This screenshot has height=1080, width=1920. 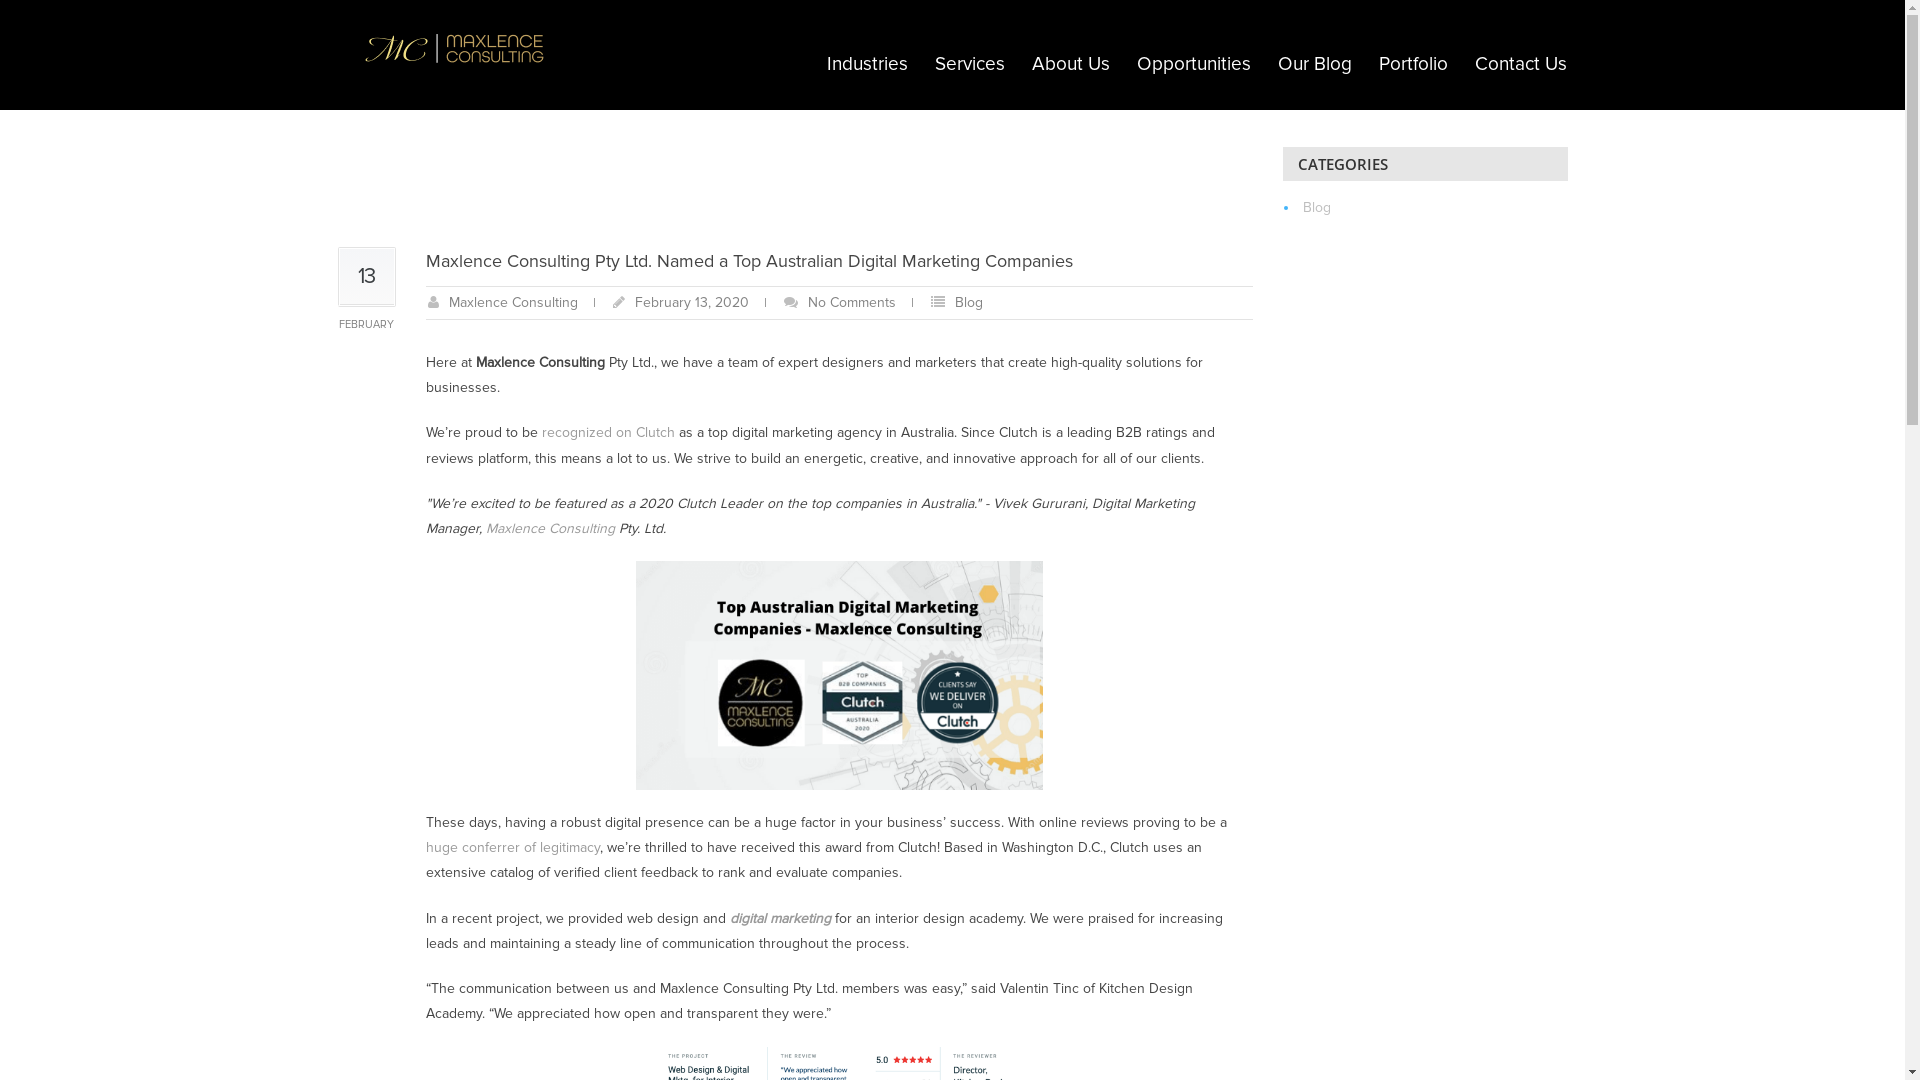 What do you see at coordinates (807, 302) in the screenshot?
I see `'No Comments'` at bounding box center [807, 302].